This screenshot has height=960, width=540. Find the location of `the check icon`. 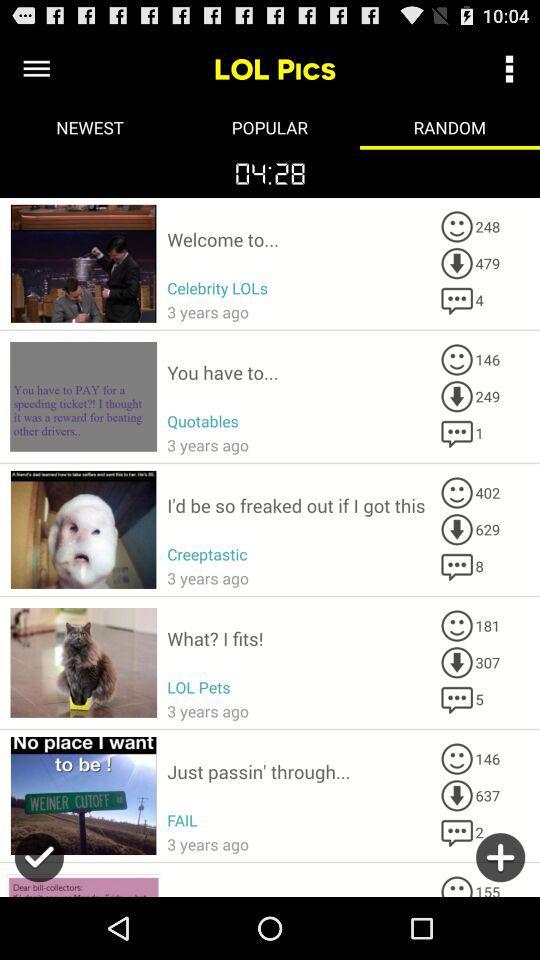

the check icon is located at coordinates (39, 924).